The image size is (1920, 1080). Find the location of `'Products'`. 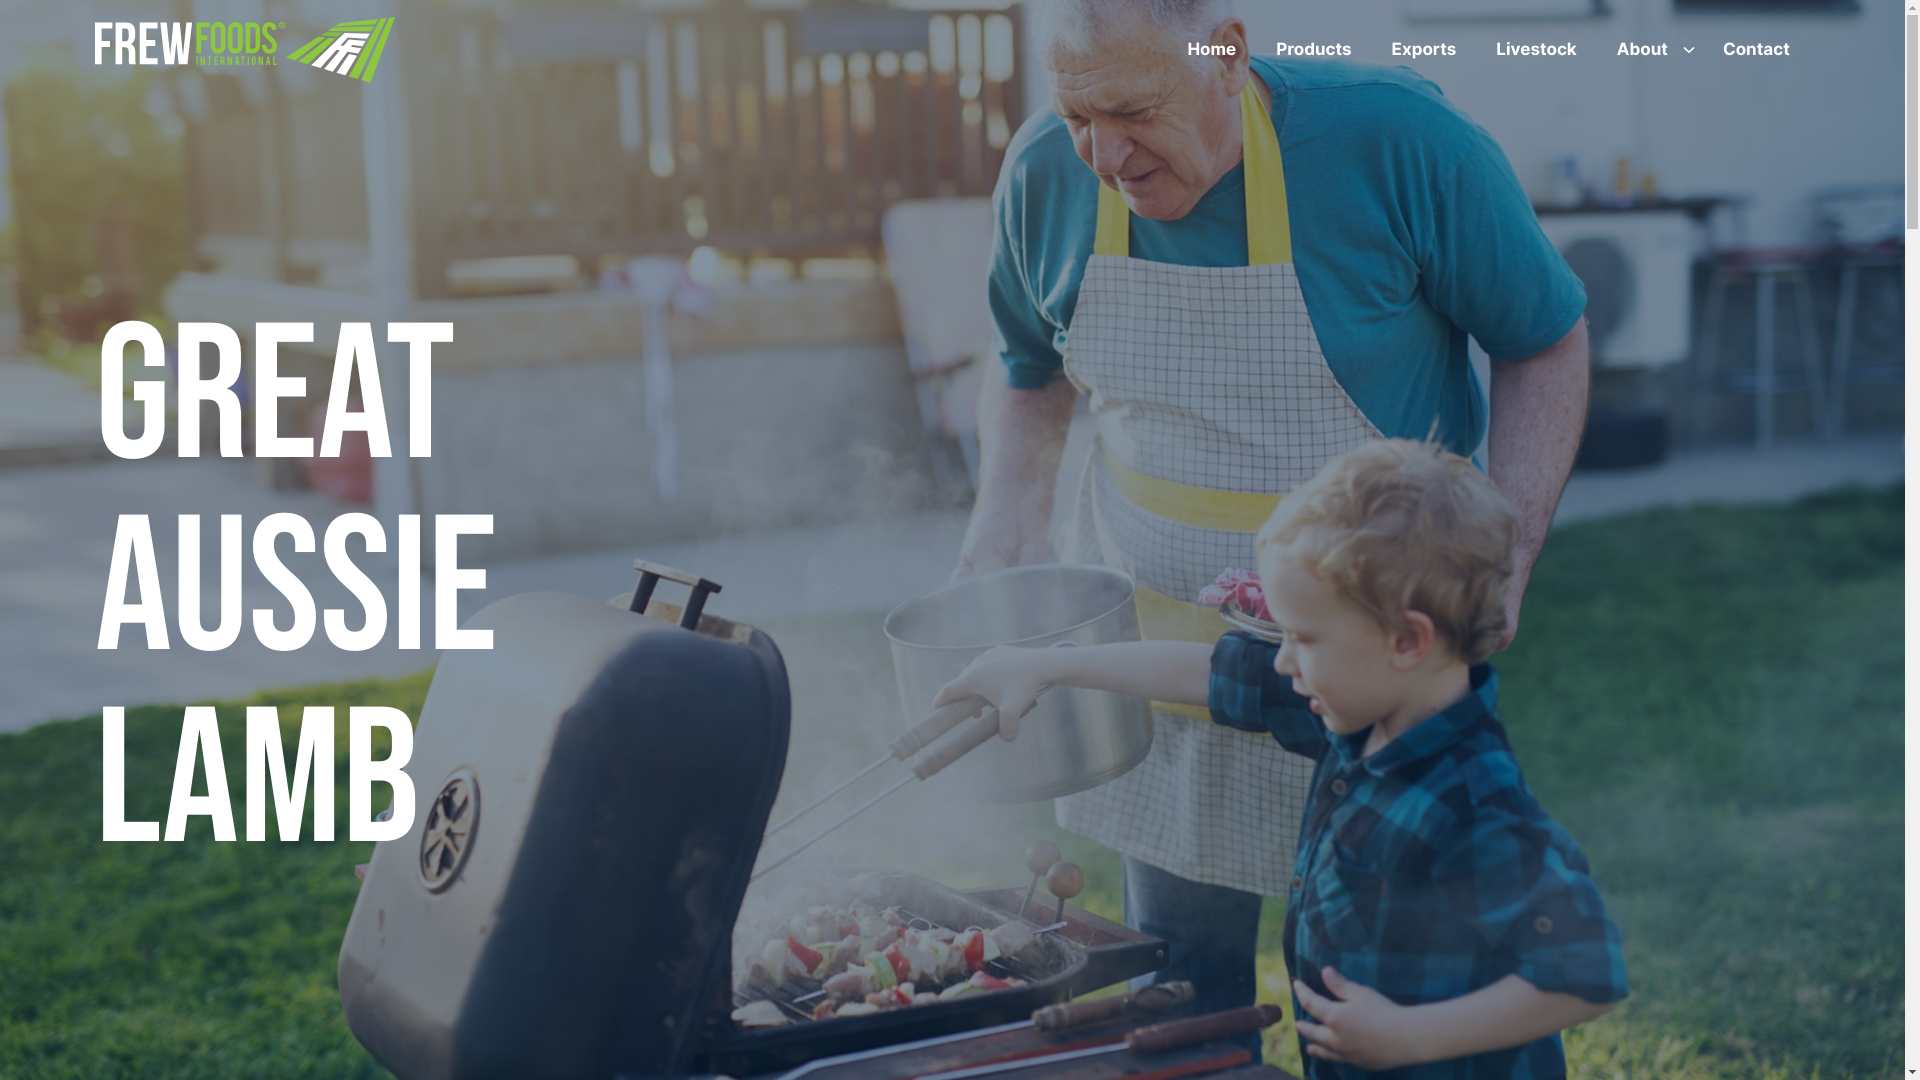

'Products' is located at coordinates (1313, 49).